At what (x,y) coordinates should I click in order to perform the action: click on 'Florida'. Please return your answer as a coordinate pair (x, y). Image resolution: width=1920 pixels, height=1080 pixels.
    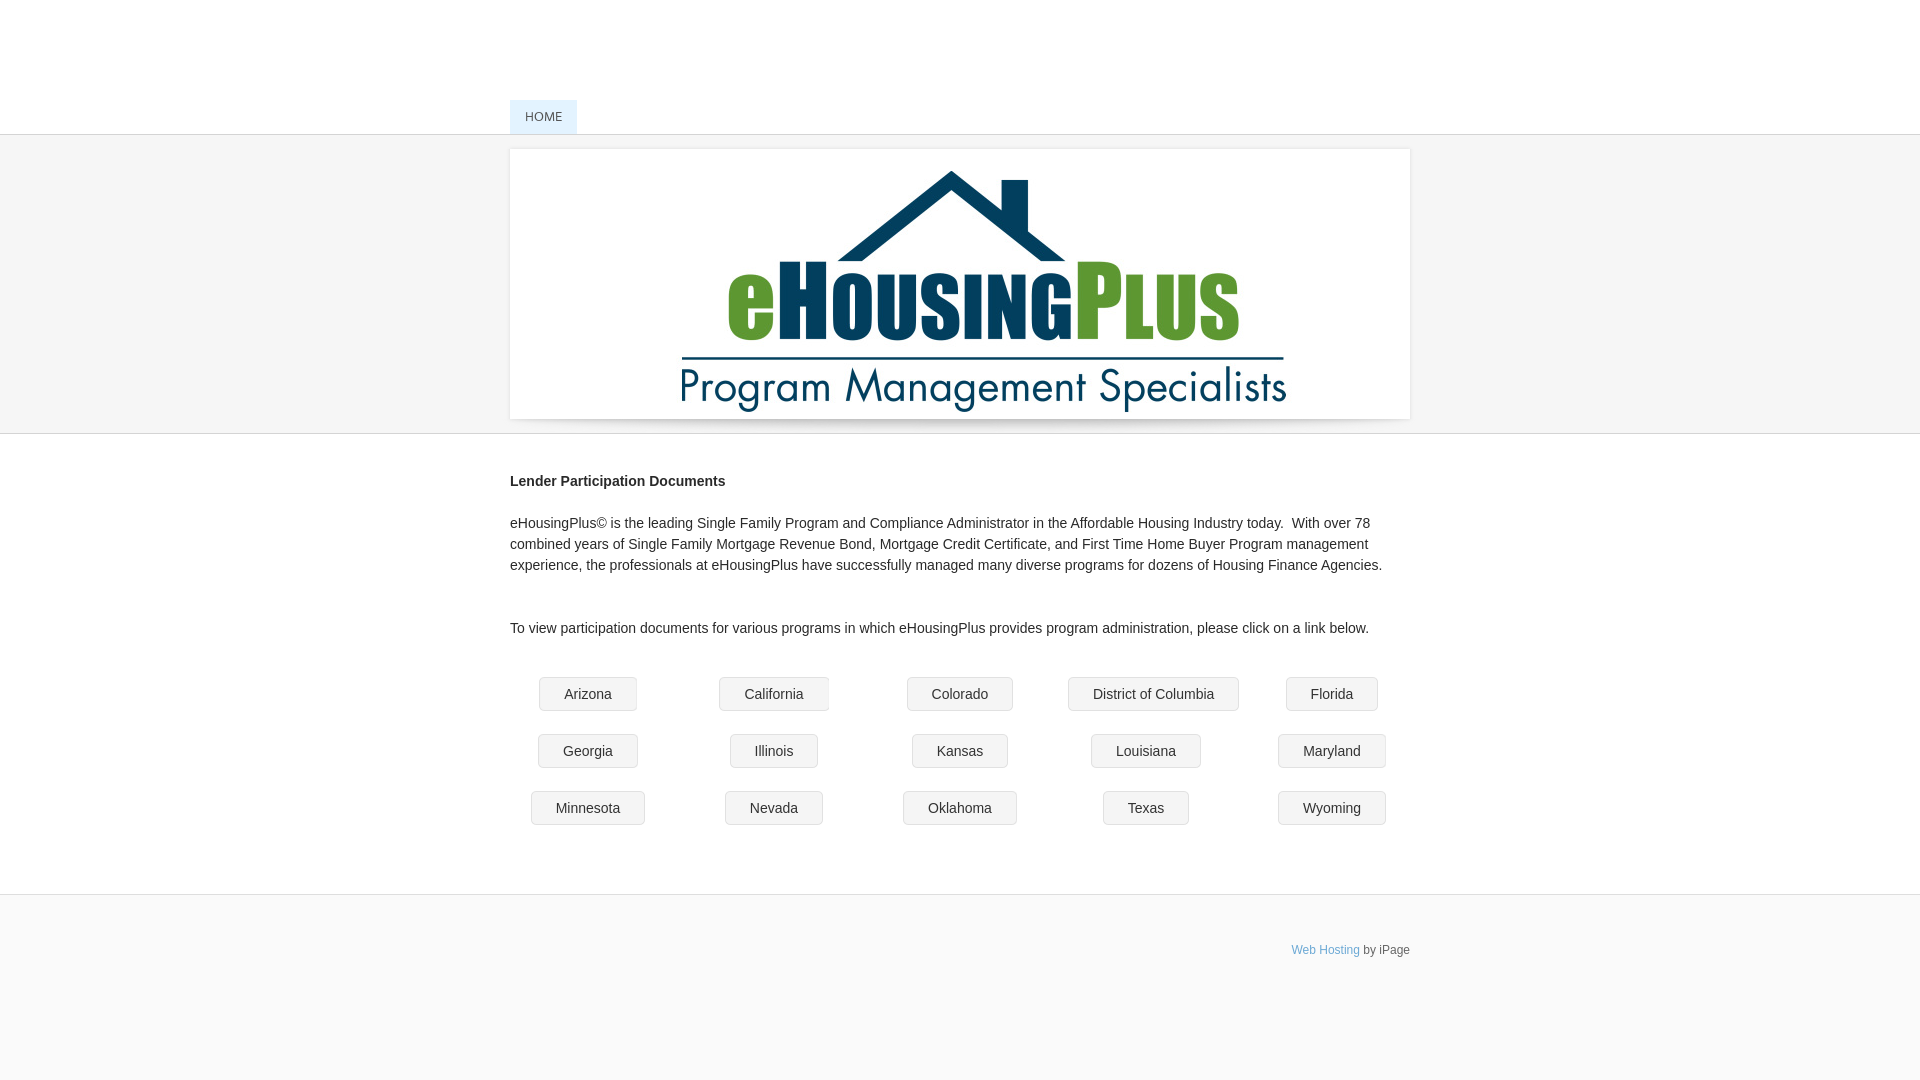
    Looking at the image, I should click on (1332, 693).